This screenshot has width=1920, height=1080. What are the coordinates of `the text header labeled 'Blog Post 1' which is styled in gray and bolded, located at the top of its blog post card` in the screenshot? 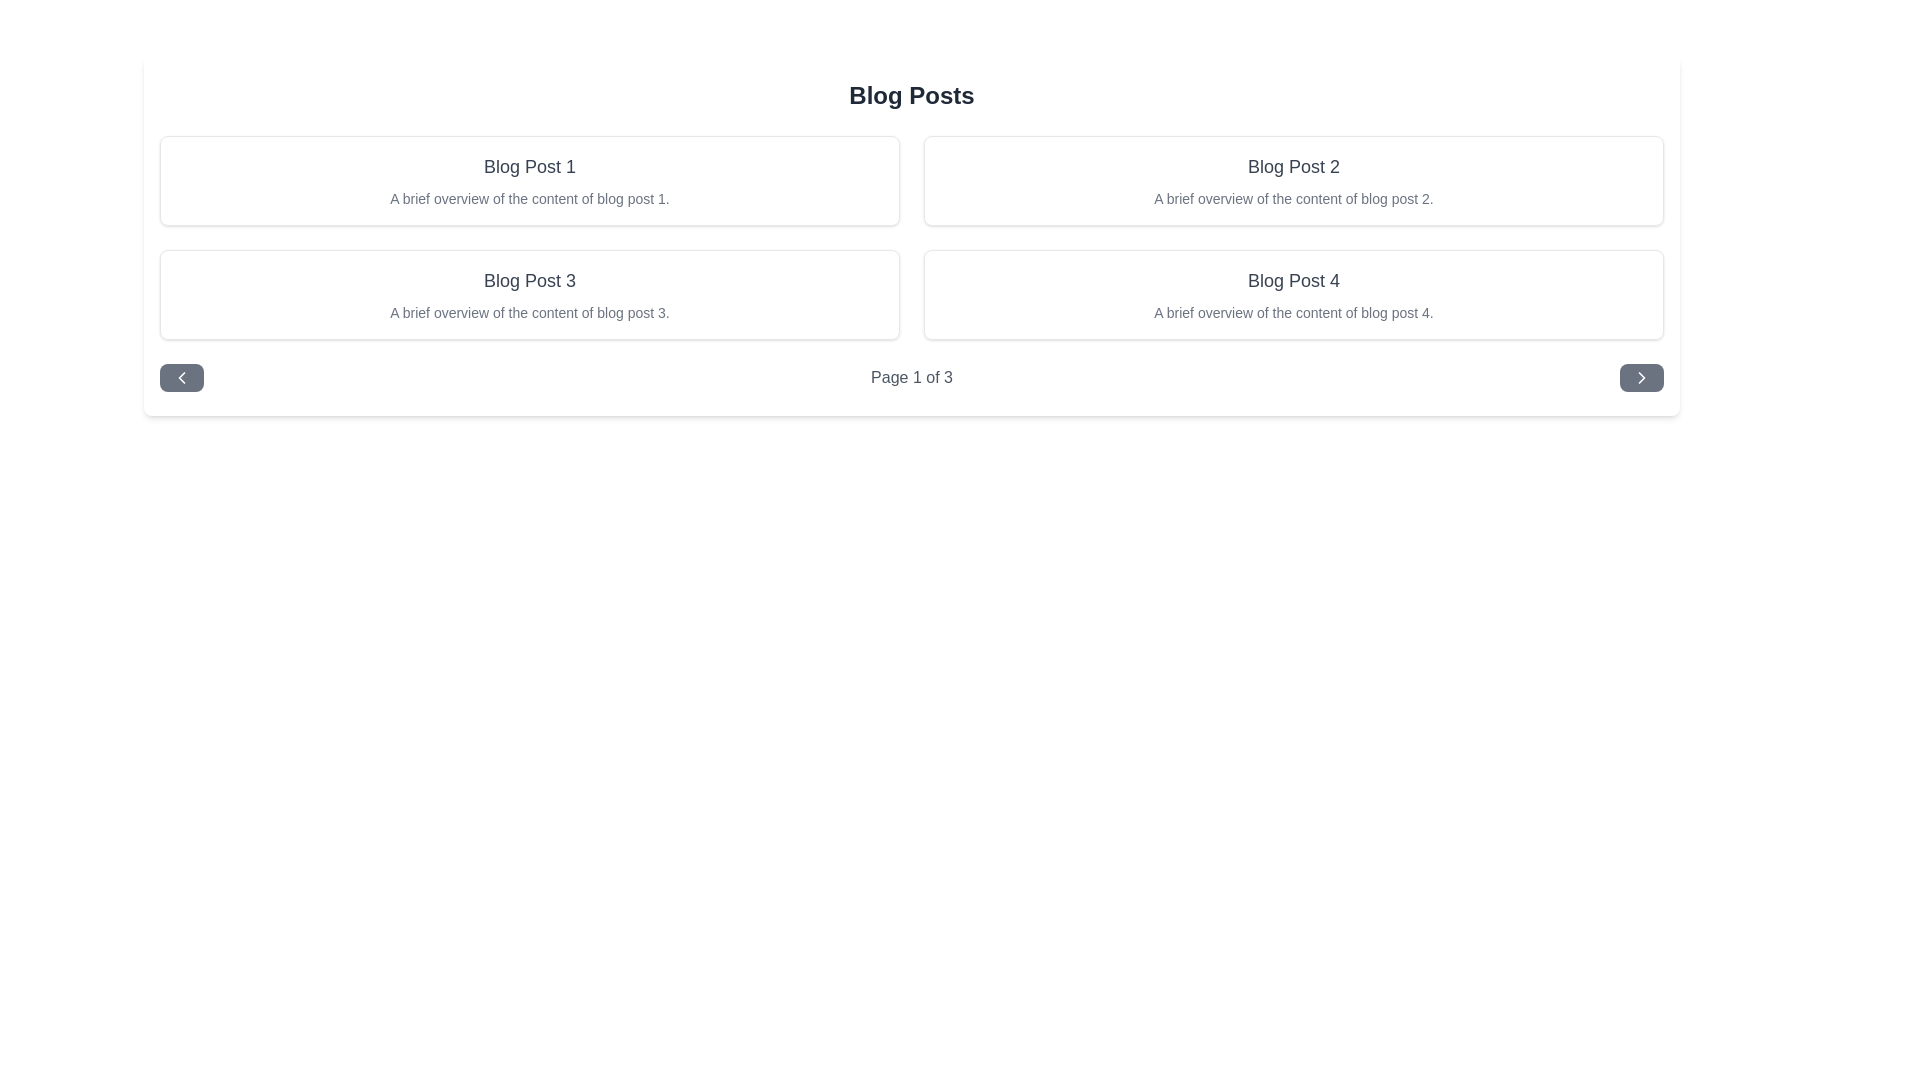 It's located at (529, 165).